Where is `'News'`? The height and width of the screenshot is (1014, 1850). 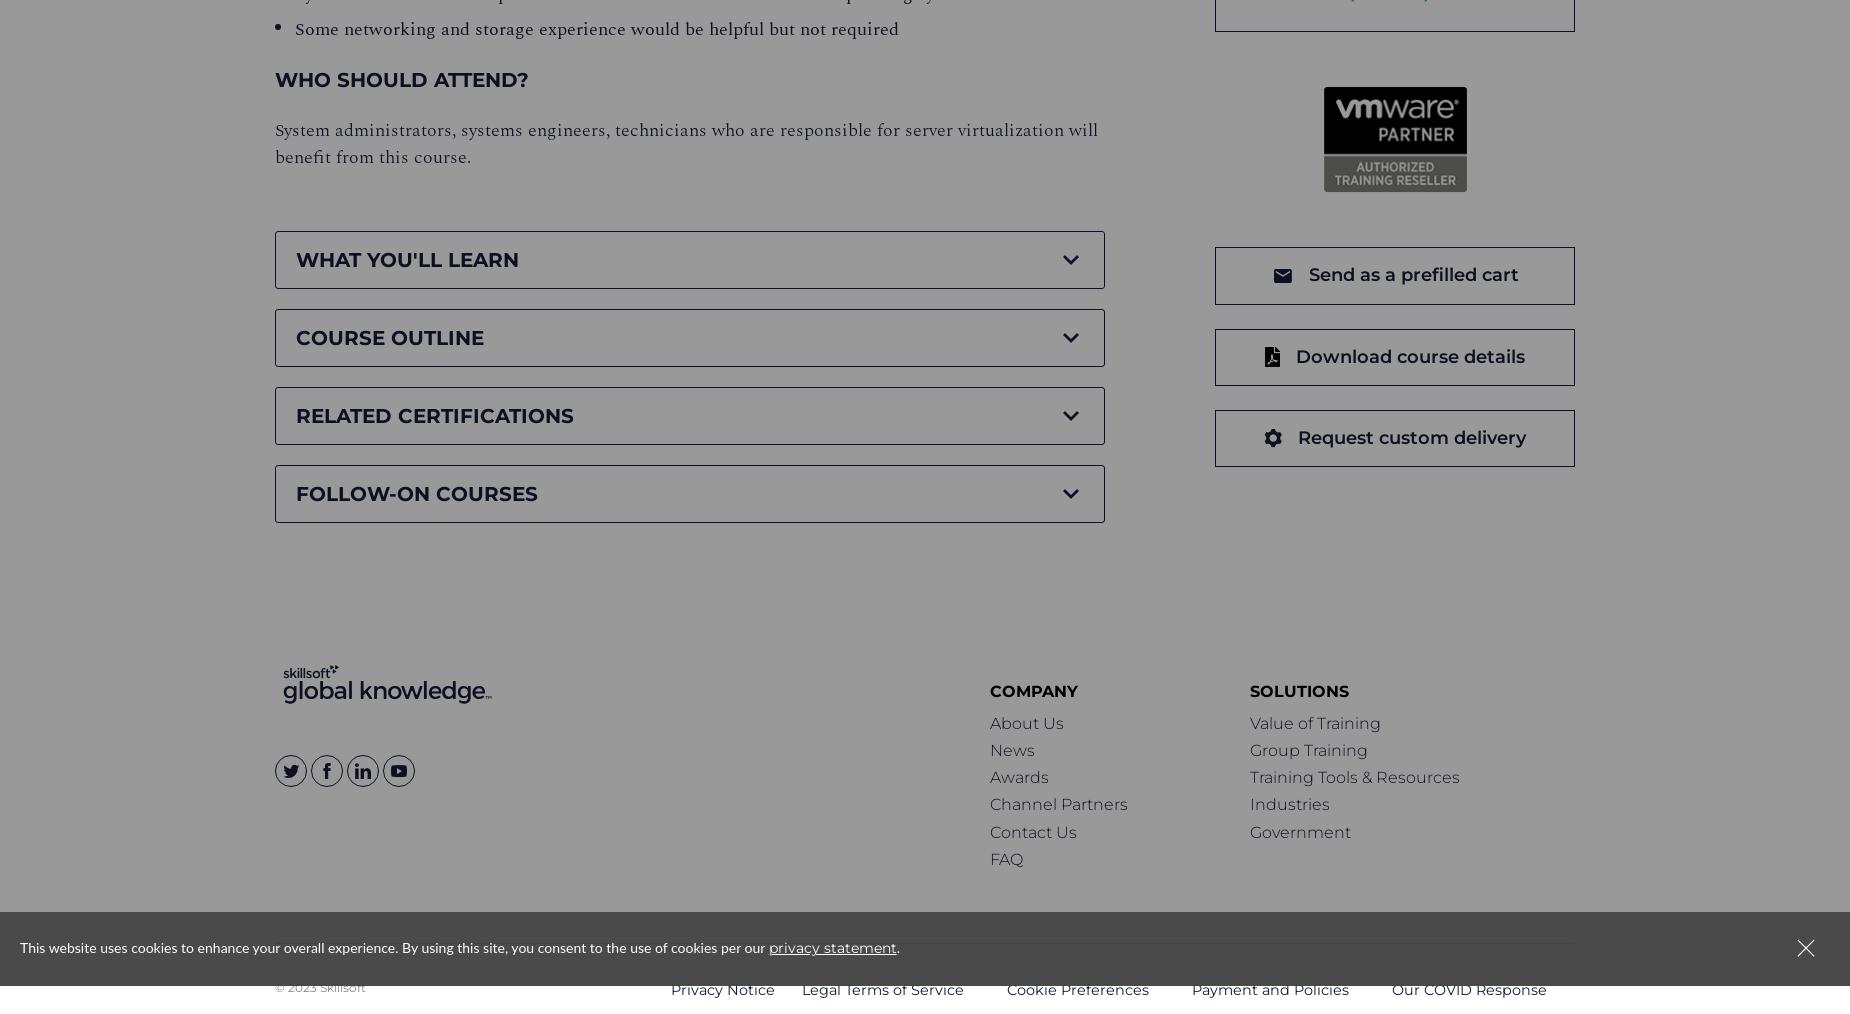
'News' is located at coordinates (988, 749).